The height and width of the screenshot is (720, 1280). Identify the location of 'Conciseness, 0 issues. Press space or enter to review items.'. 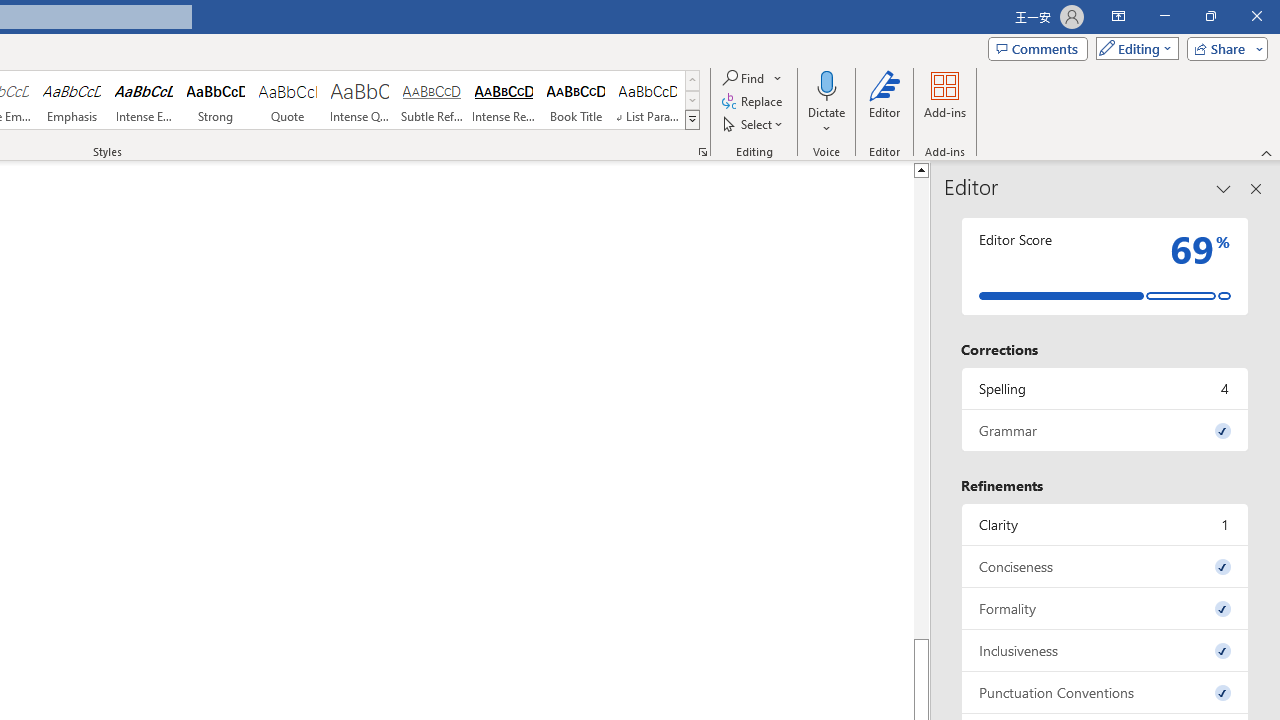
(1104, 566).